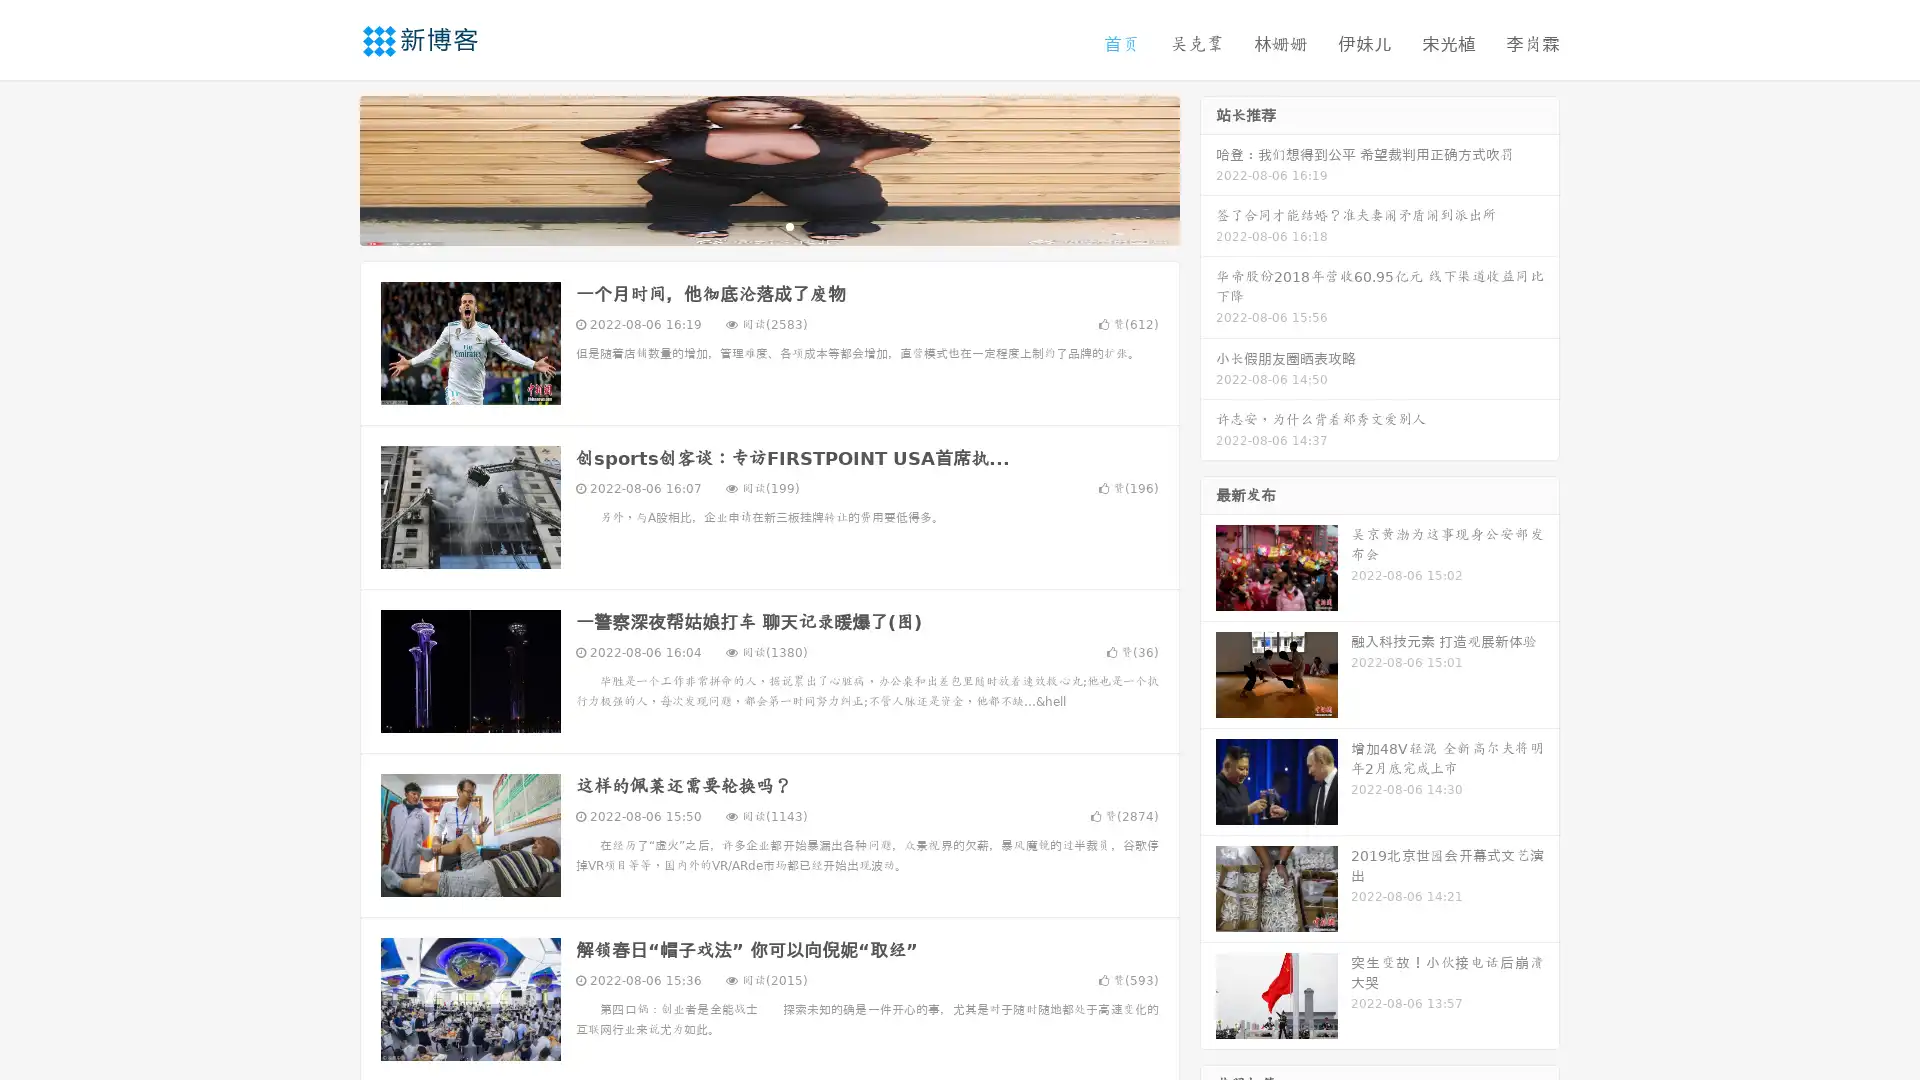  What do you see at coordinates (768, 225) in the screenshot?
I see `Go to slide 2` at bounding box center [768, 225].